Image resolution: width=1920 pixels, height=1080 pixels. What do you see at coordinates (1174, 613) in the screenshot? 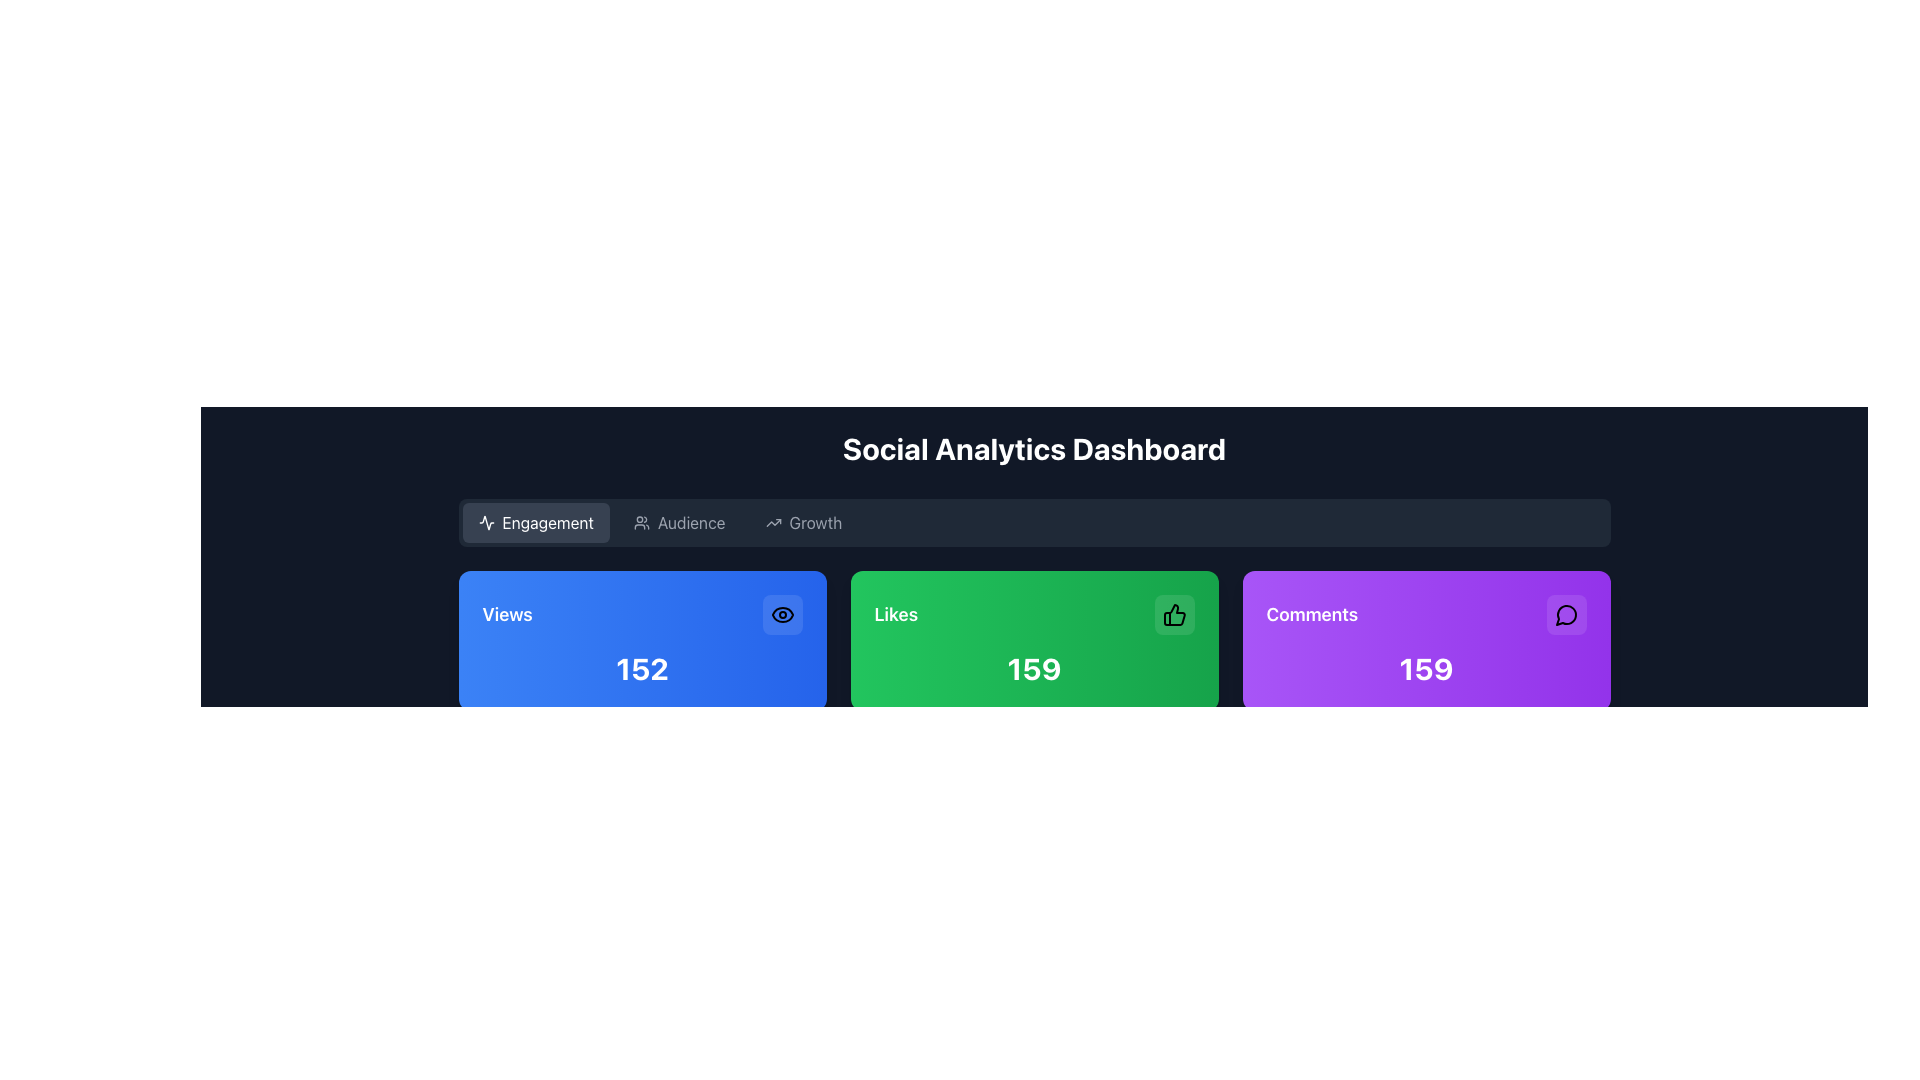
I see `the button for user engagement or acknowledgment located on the right side of the green card labeled 'Likes' in the metrics dashboard, positioned next to the number '159'` at bounding box center [1174, 613].